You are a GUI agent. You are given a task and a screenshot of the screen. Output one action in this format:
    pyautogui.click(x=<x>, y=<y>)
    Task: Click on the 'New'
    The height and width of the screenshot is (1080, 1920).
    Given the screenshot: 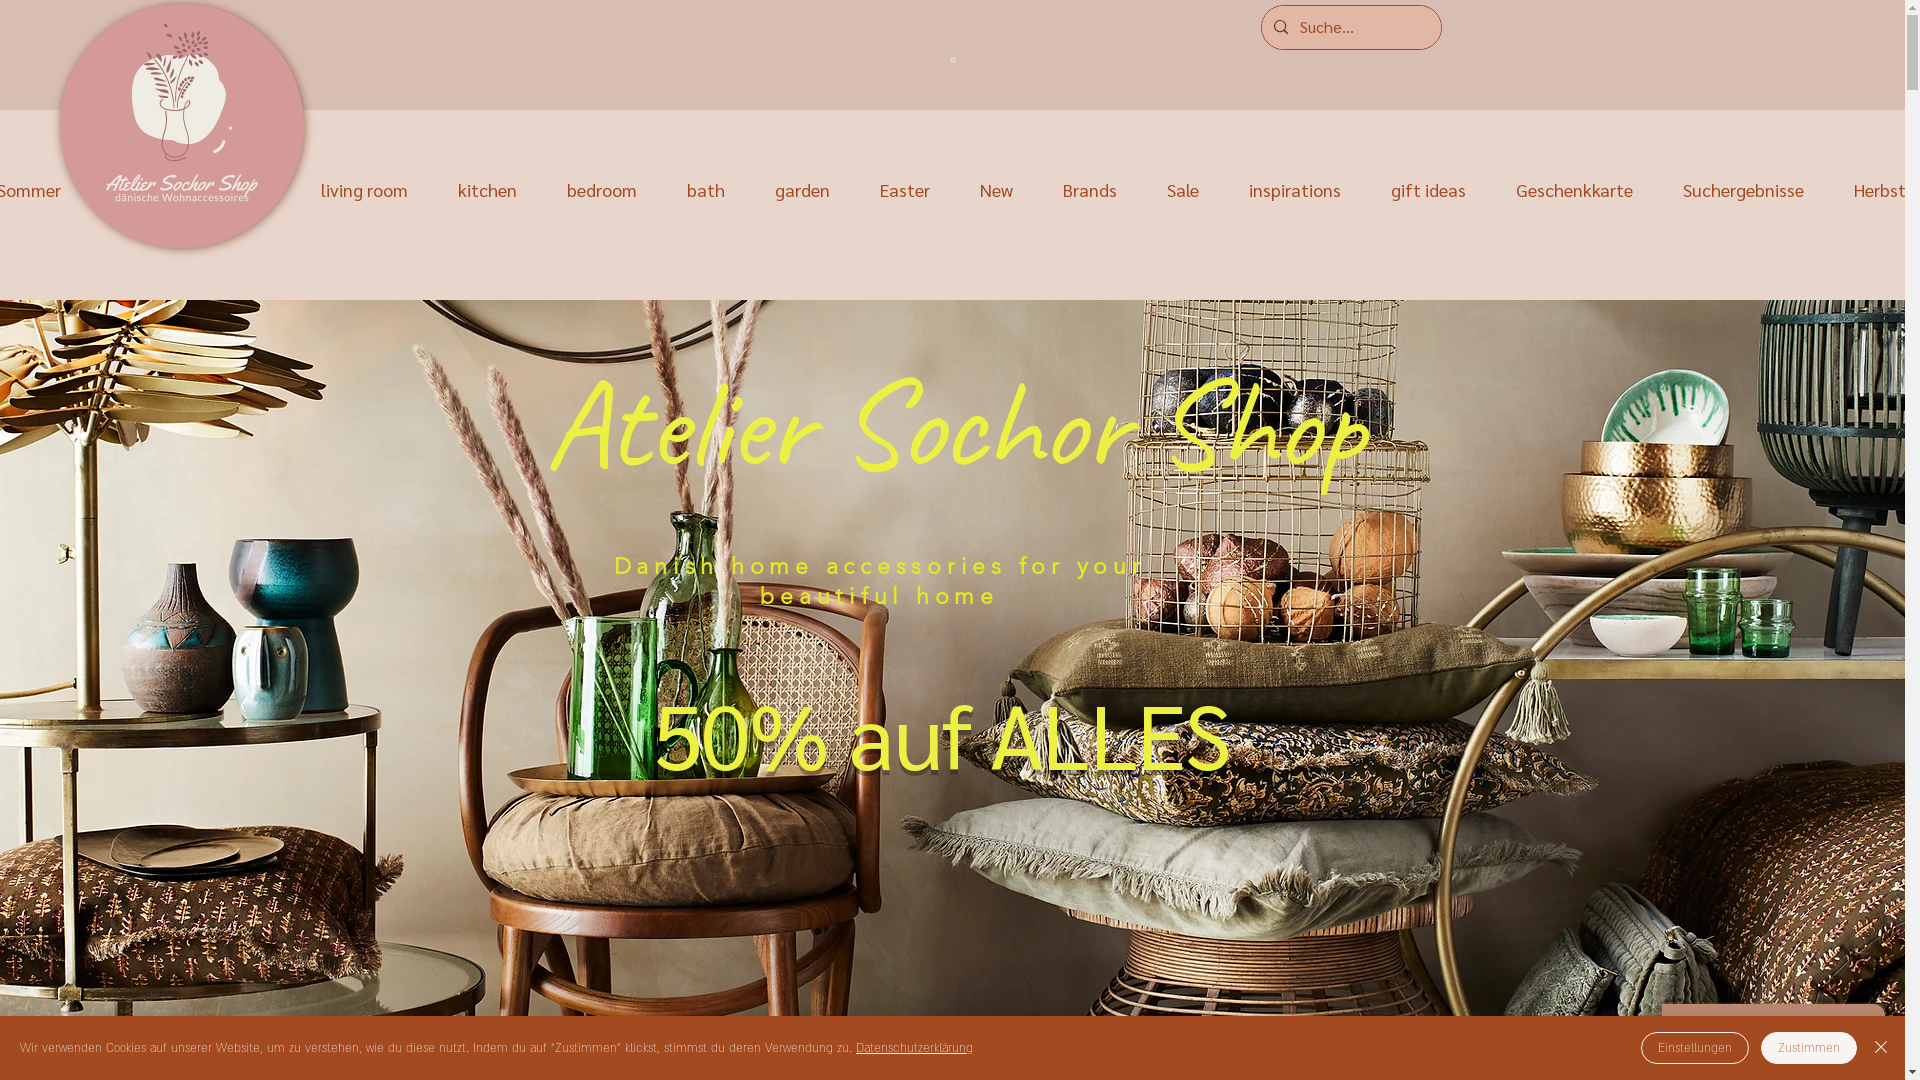 What is the action you would take?
    pyautogui.click(x=954, y=189)
    